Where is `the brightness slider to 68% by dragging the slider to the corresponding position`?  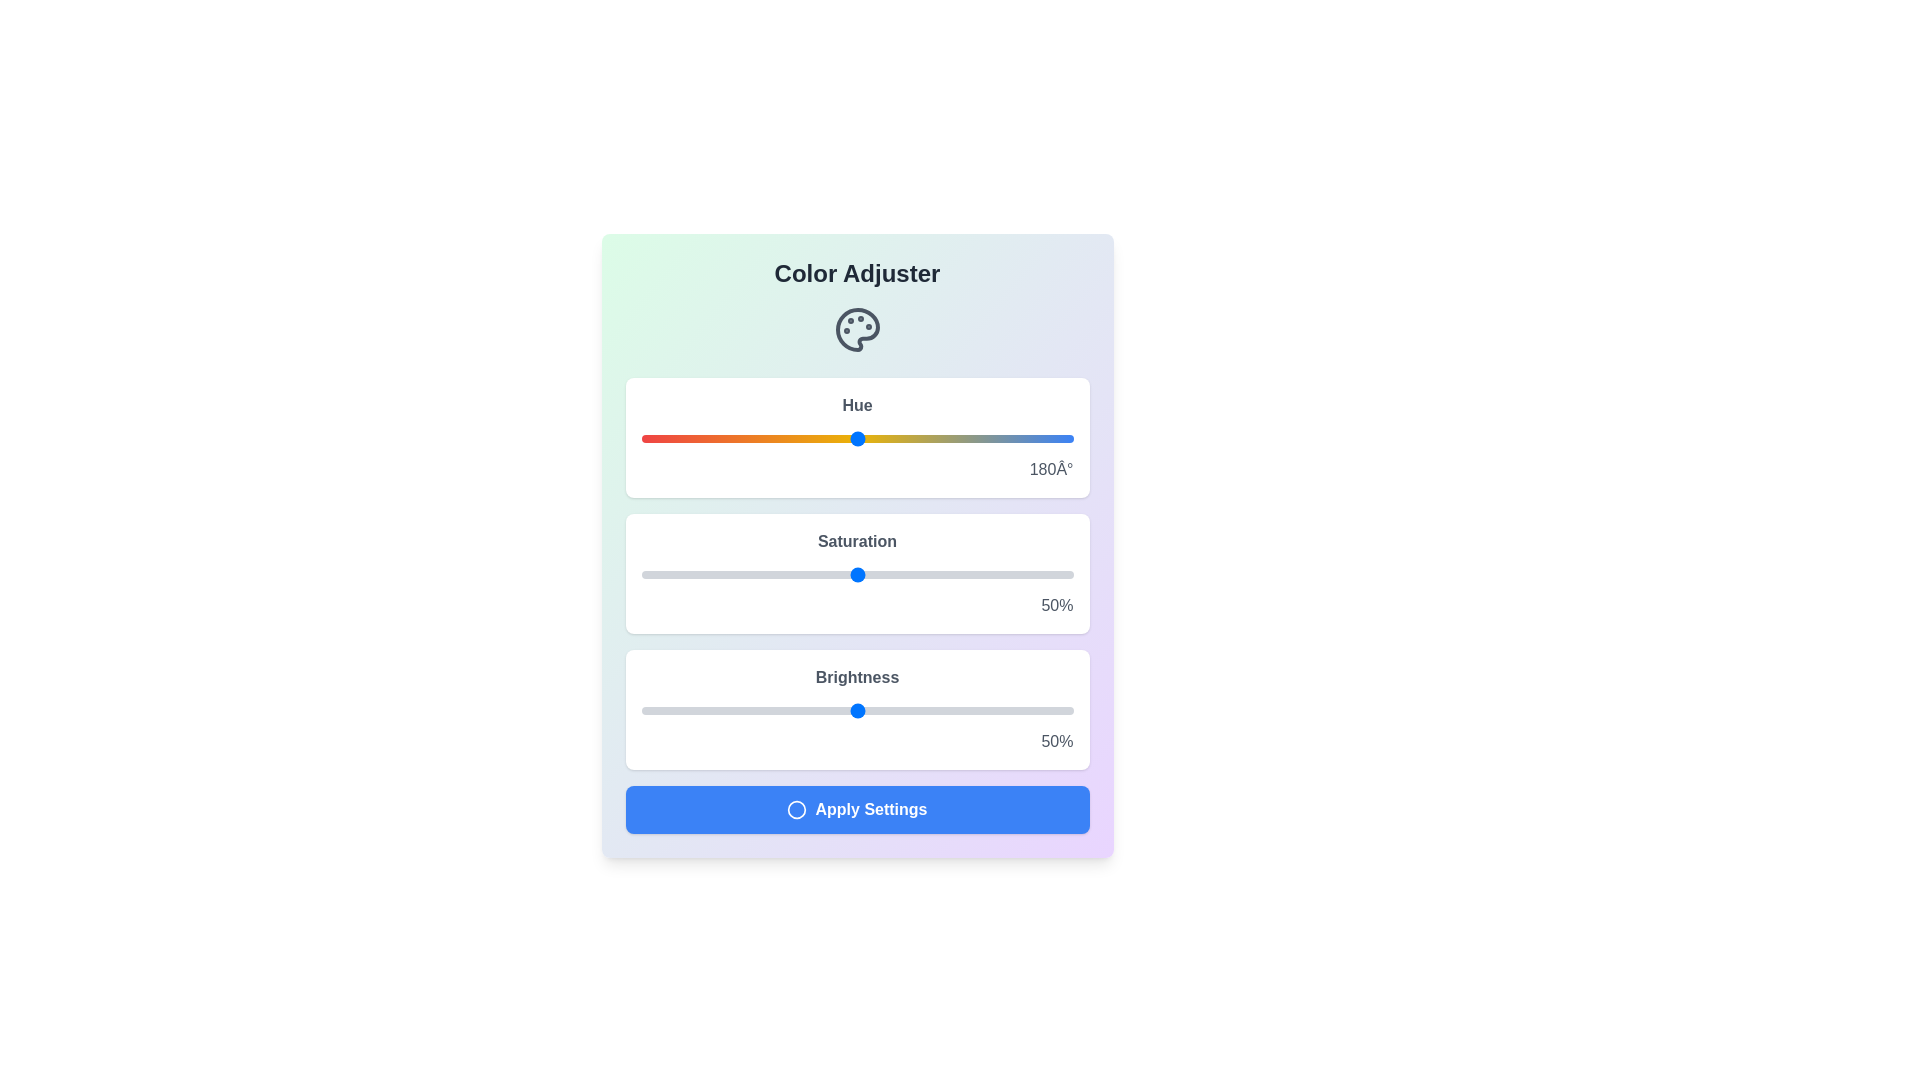 the brightness slider to 68% by dragging the slider to the corresponding position is located at coordinates (934, 709).